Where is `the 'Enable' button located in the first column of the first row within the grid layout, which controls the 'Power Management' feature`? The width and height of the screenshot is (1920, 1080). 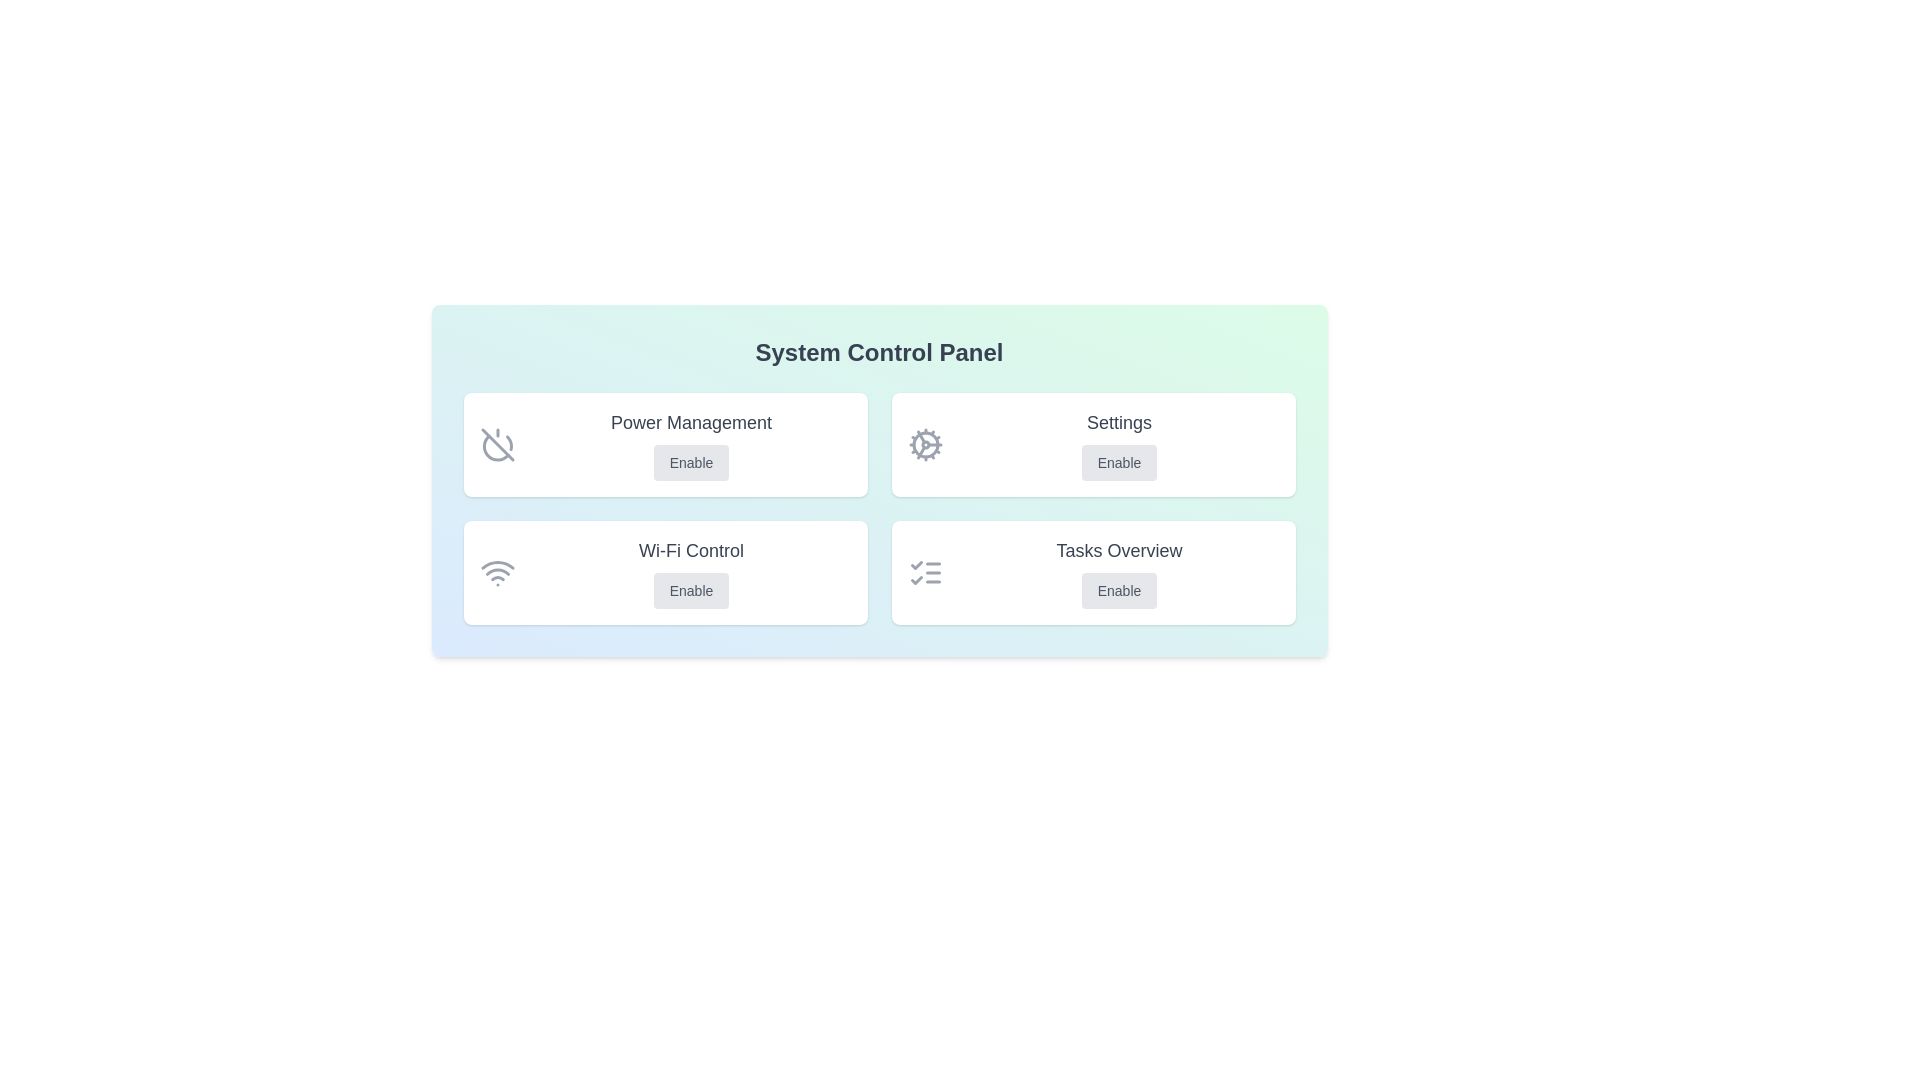 the 'Enable' button located in the first column of the first row within the grid layout, which controls the 'Power Management' feature is located at coordinates (665, 443).